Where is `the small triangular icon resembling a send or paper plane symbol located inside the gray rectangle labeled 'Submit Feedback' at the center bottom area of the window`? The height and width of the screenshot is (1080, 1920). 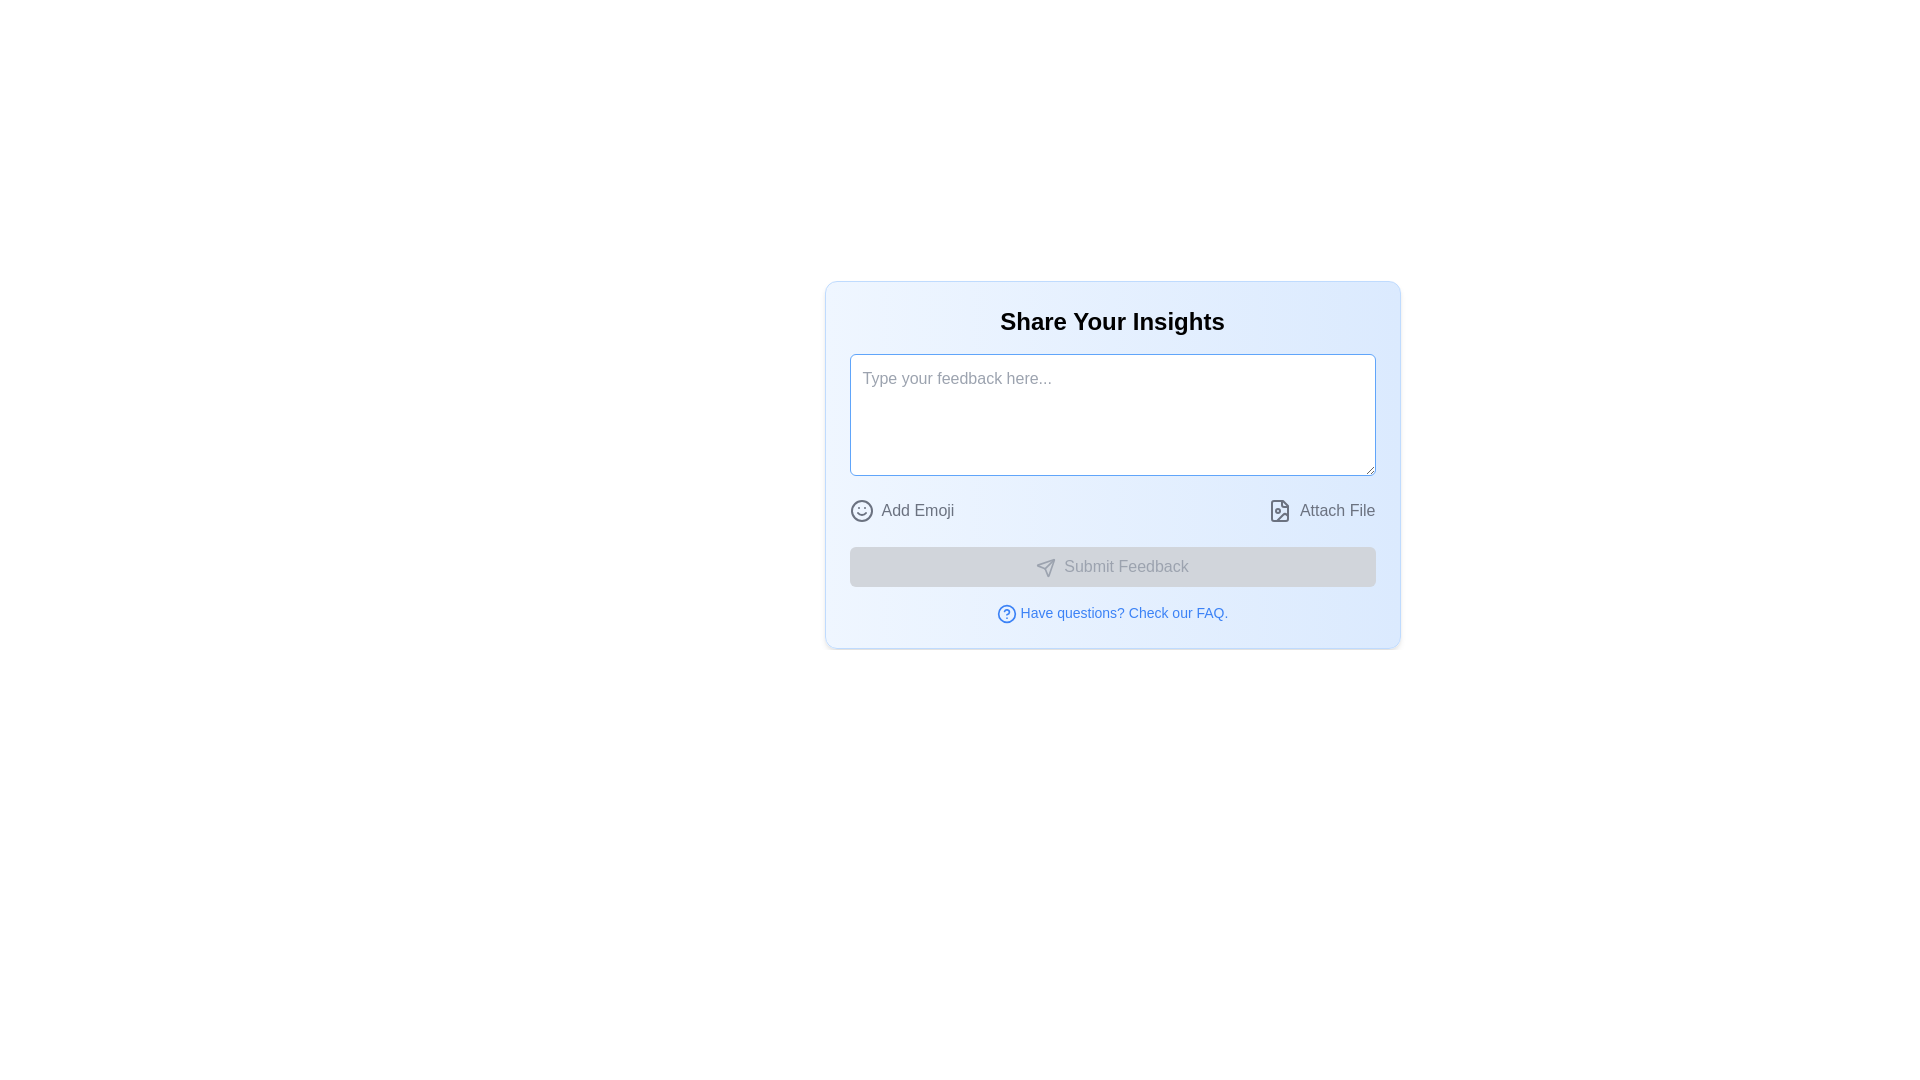 the small triangular icon resembling a send or paper plane symbol located inside the gray rectangle labeled 'Submit Feedback' at the center bottom area of the window is located at coordinates (1045, 567).